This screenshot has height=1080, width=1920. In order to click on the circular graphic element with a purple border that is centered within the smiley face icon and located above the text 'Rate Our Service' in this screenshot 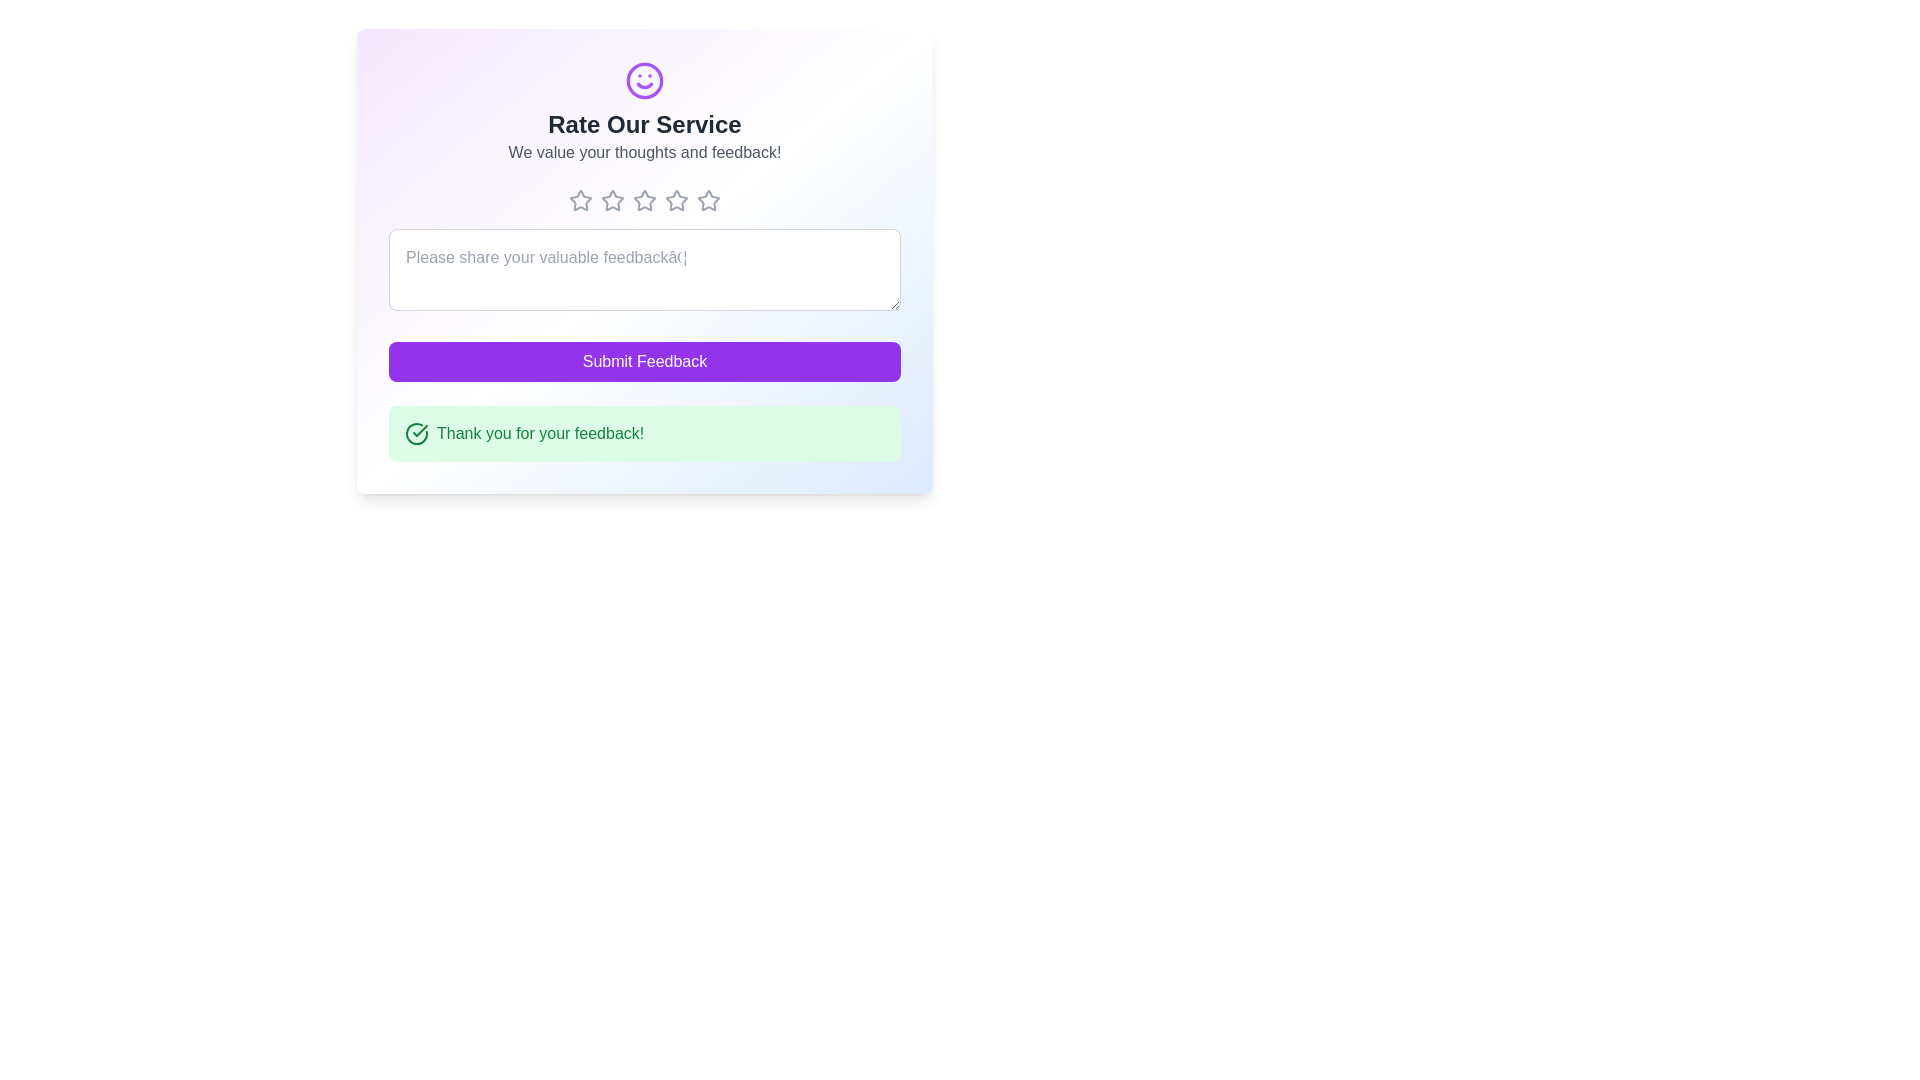, I will do `click(644, 80)`.